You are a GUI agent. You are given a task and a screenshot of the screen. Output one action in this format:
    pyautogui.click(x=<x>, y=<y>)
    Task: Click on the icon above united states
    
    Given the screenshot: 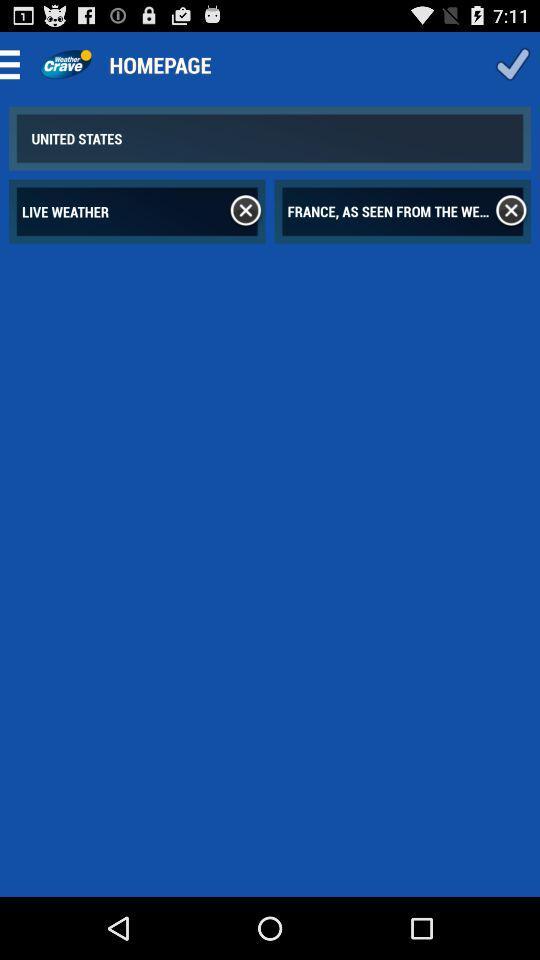 What is the action you would take?
    pyautogui.click(x=15, y=64)
    